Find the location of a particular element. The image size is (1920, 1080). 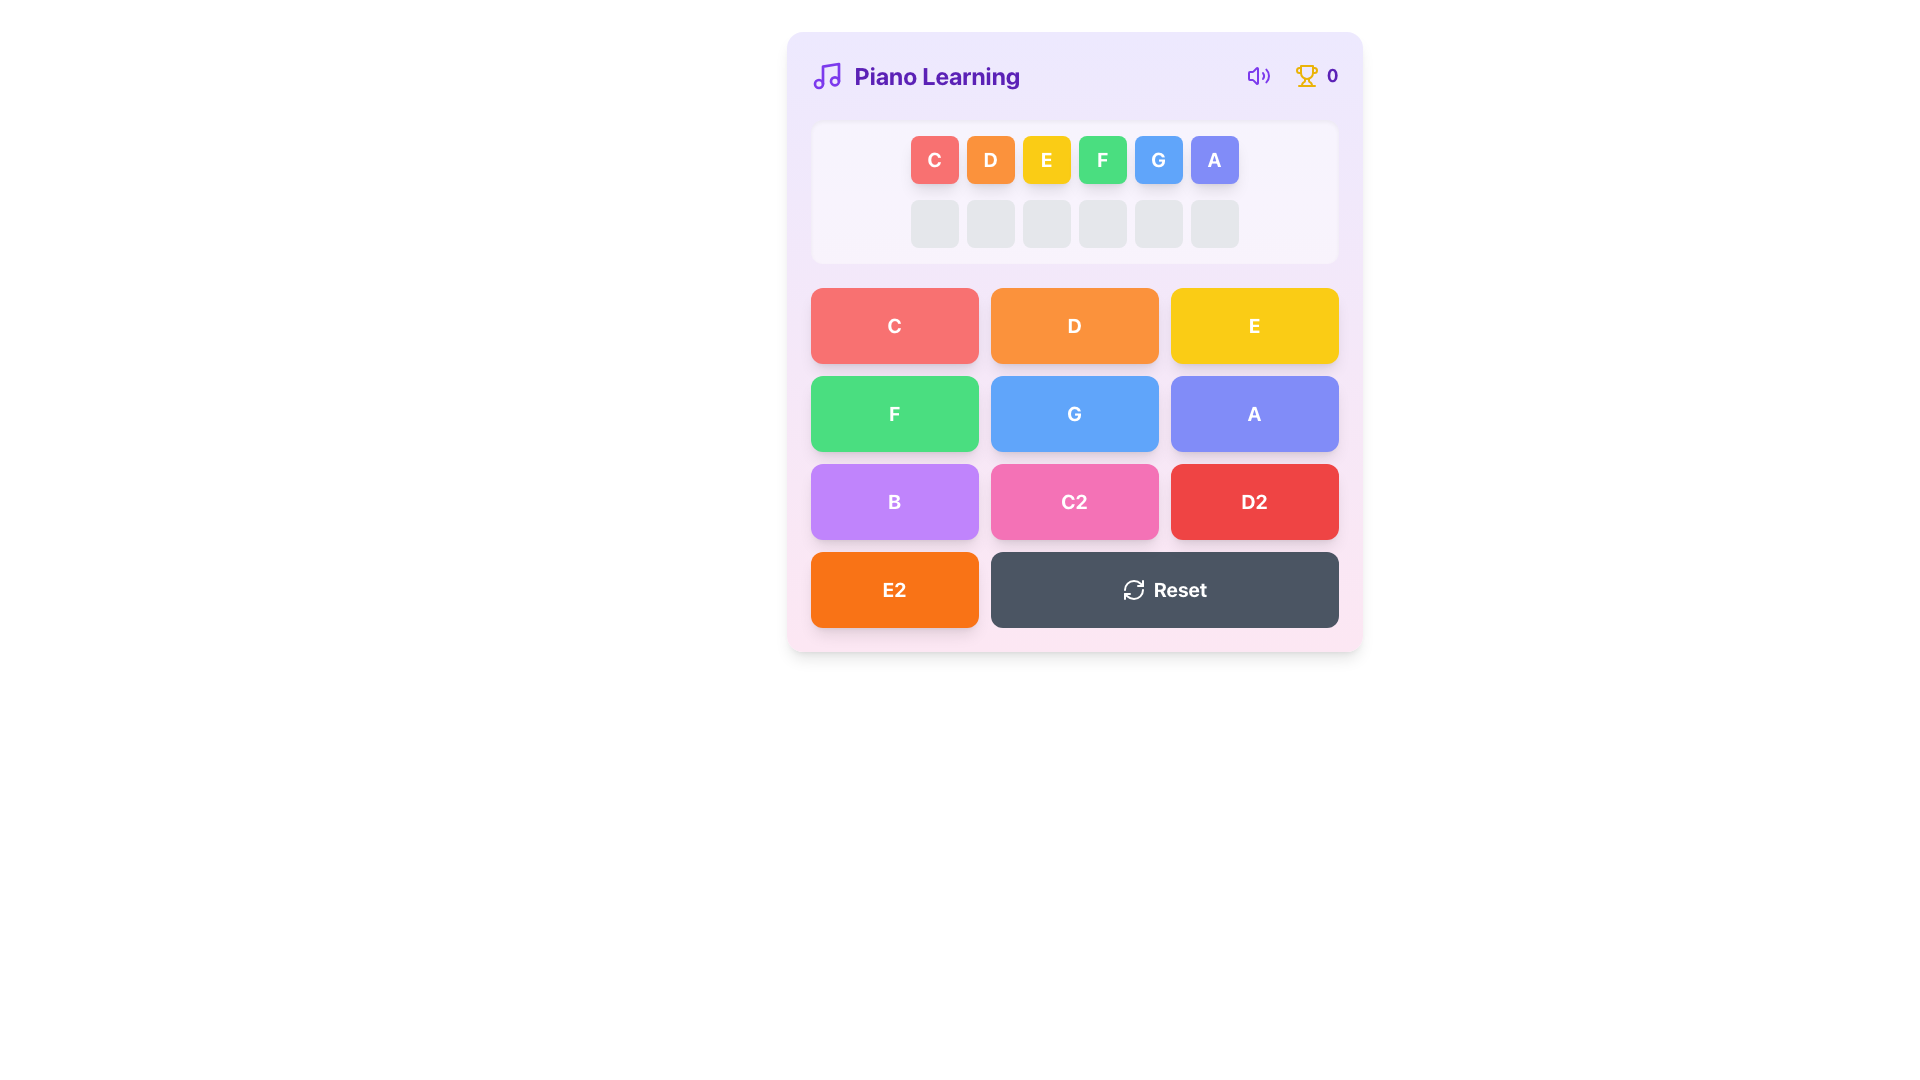

the button located in the top-most row of the grid layout, which corresponds is located at coordinates (1253, 325).